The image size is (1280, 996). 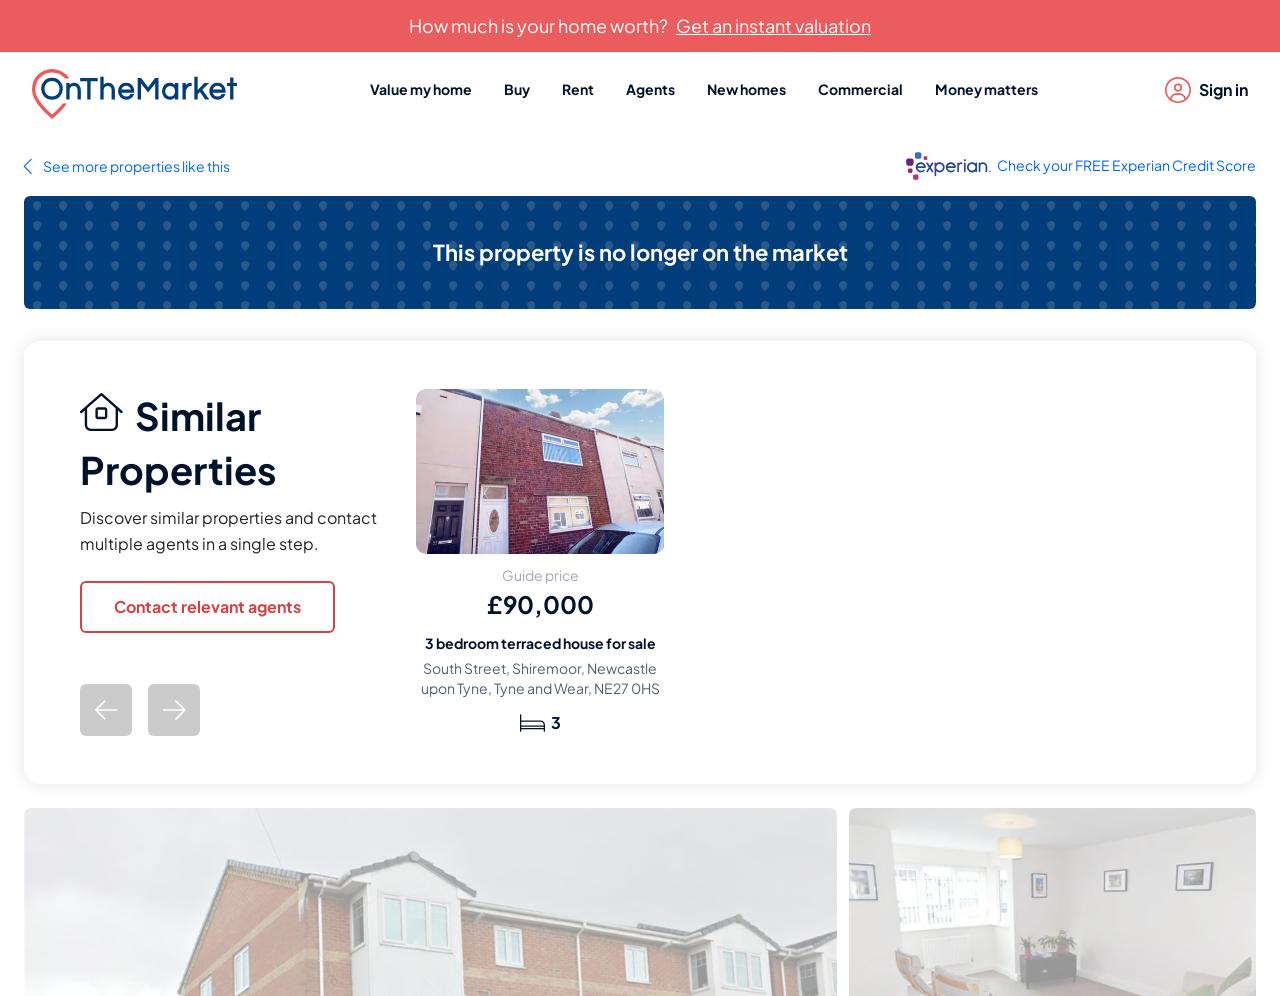 I want to click on 'Guide price', so click(x=500, y=573).